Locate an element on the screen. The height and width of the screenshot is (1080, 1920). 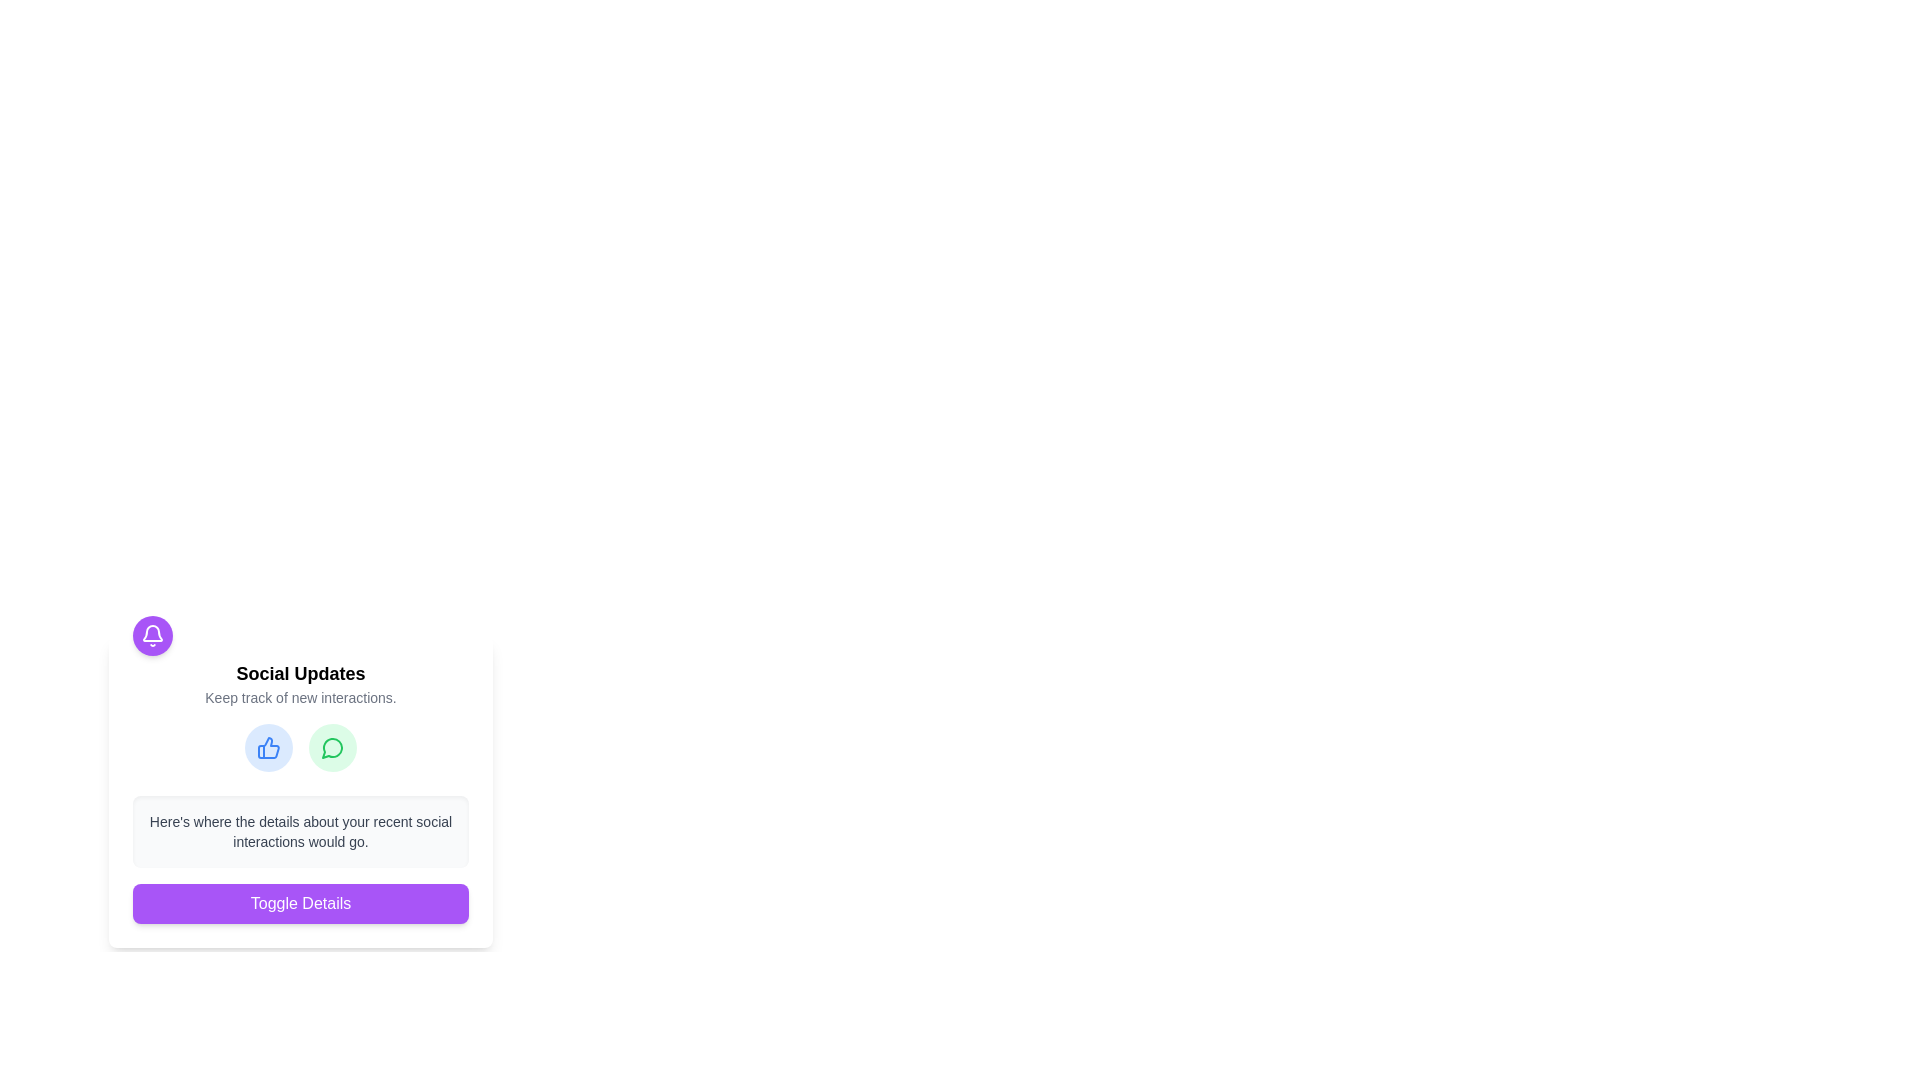
the Text Label that serves as a descriptive subtitle under the heading 'Social Updates' is located at coordinates (300, 697).